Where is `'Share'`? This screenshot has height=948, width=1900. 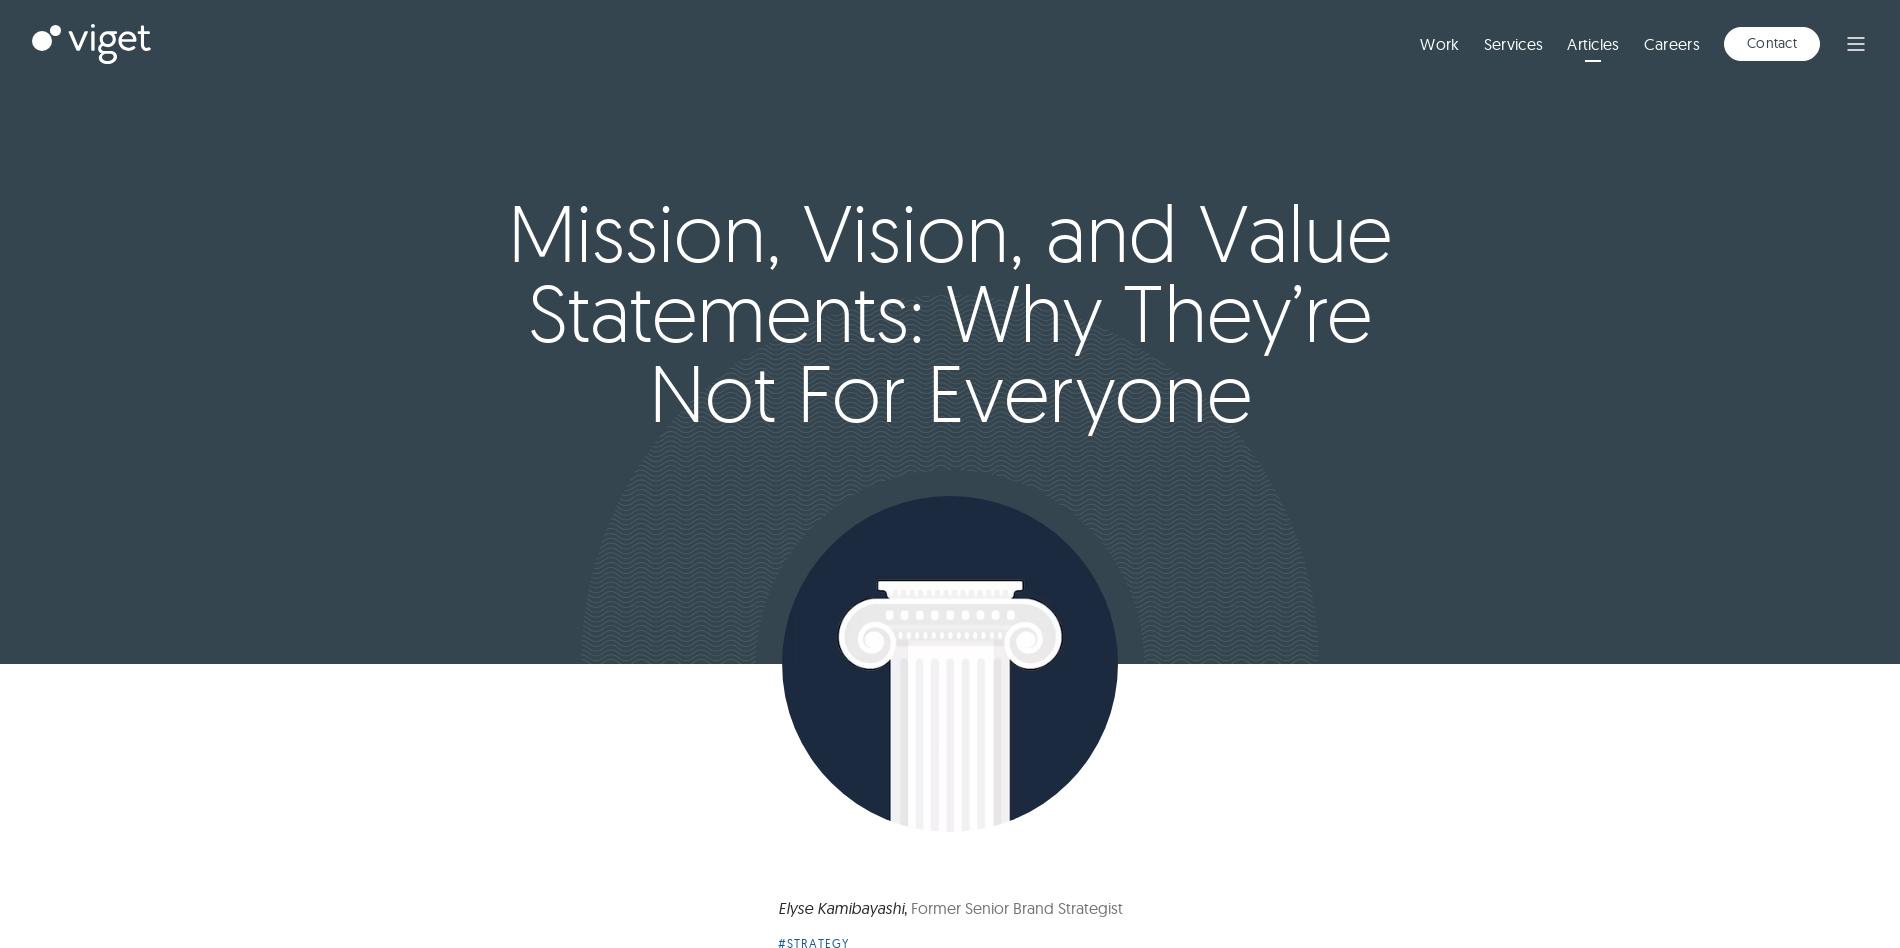 'Share' is located at coordinates (1793, 28).